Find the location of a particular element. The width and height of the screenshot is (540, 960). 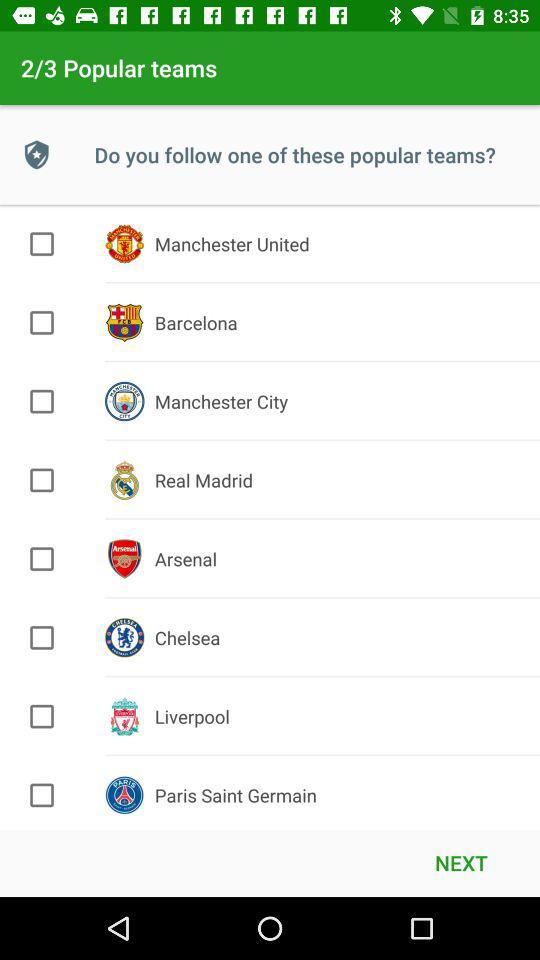

click here to choose paris saint germain is located at coordinates (42, 795).